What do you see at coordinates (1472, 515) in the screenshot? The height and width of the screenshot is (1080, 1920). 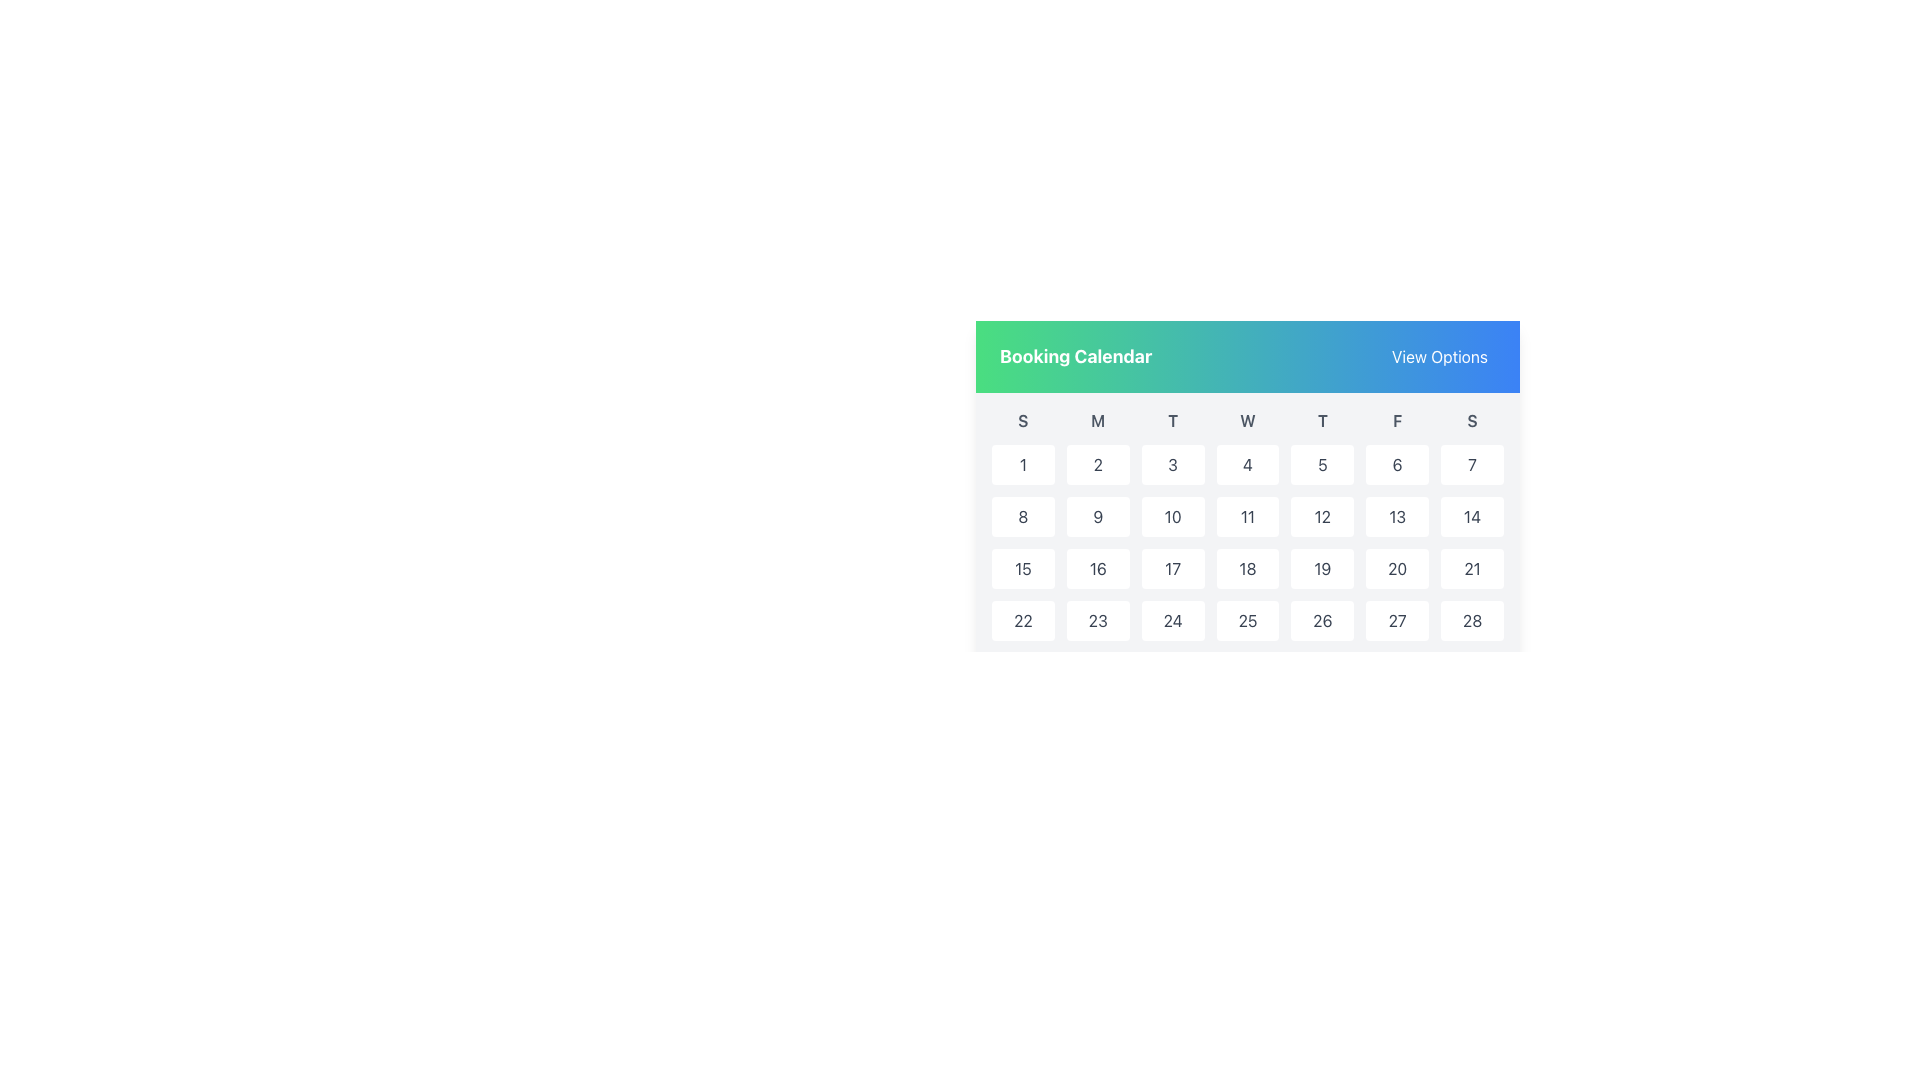 I see `the Date Cell displaying '14' in the calendar grid` at bounding box center [1472, 515].